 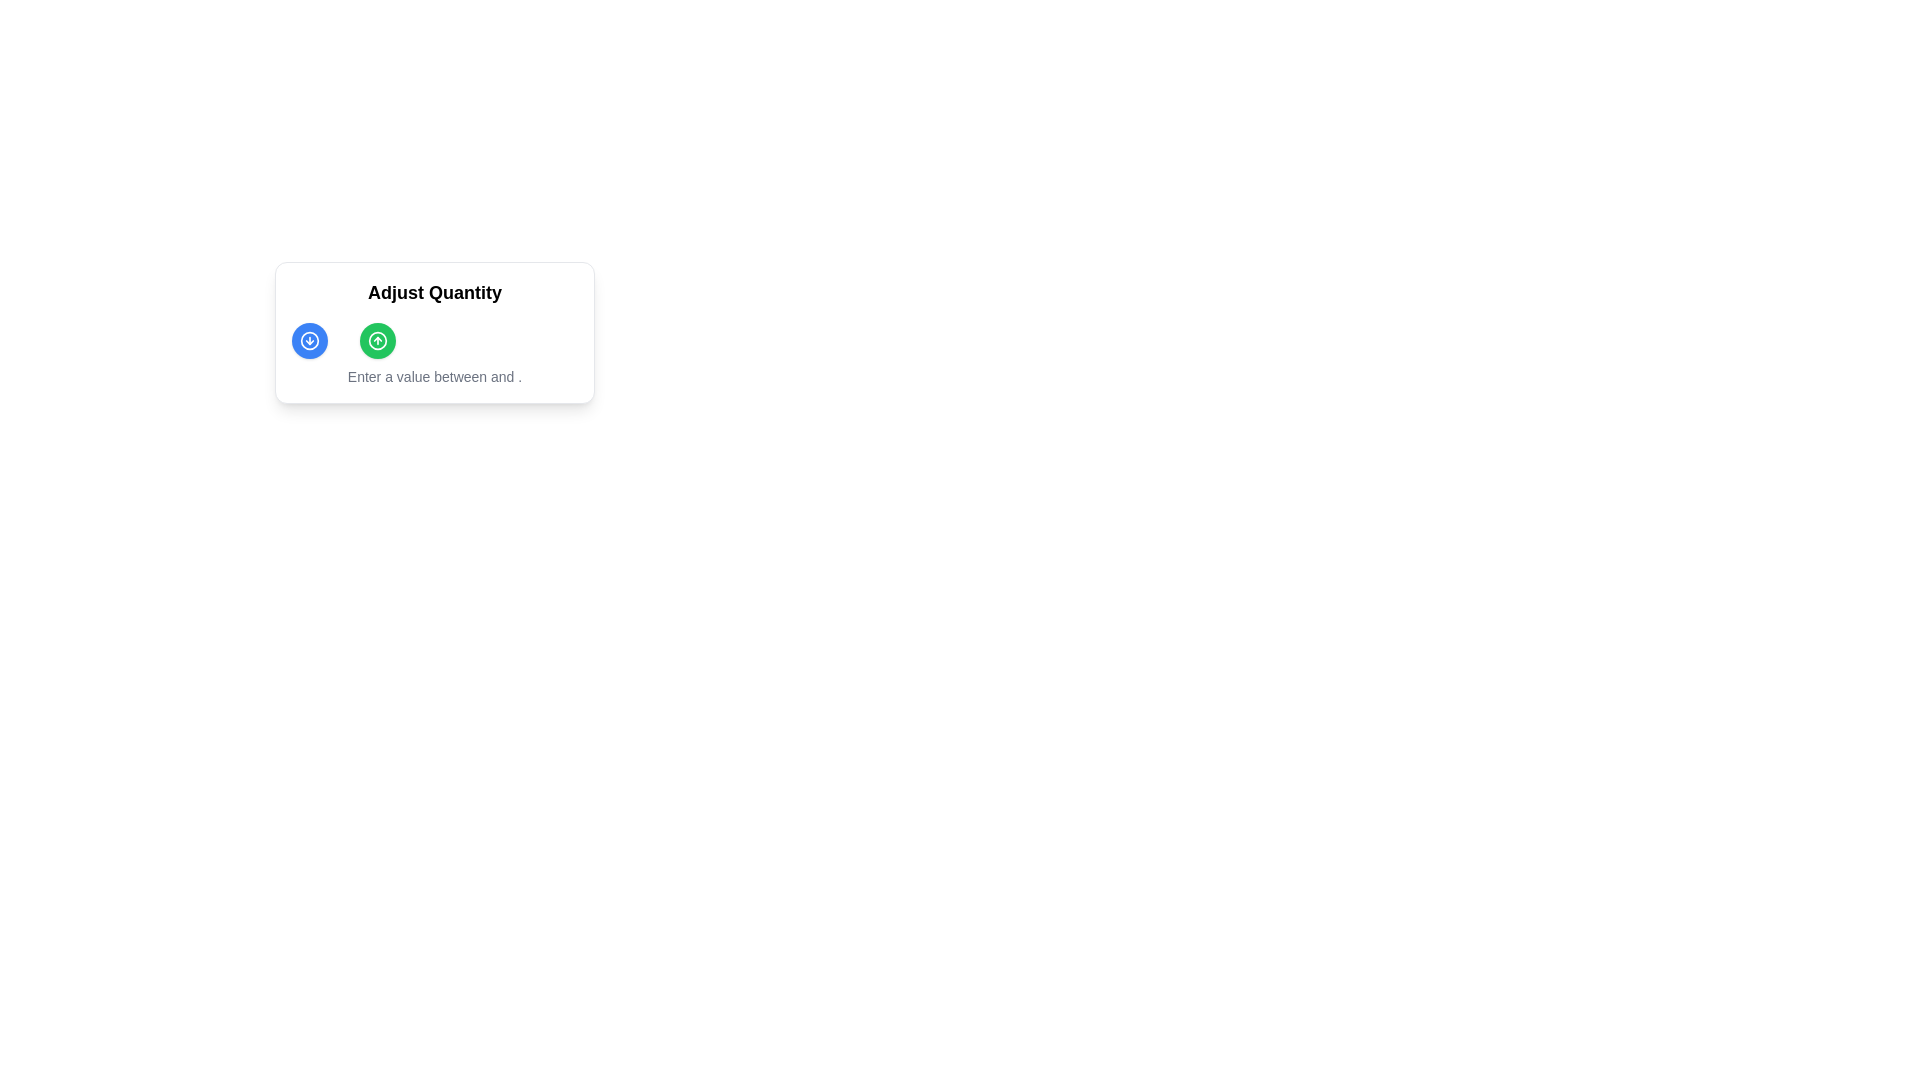 I want to click on the increment button located at the top-center of the 'Adjust Quantity' card, so click(x=378, y=339).